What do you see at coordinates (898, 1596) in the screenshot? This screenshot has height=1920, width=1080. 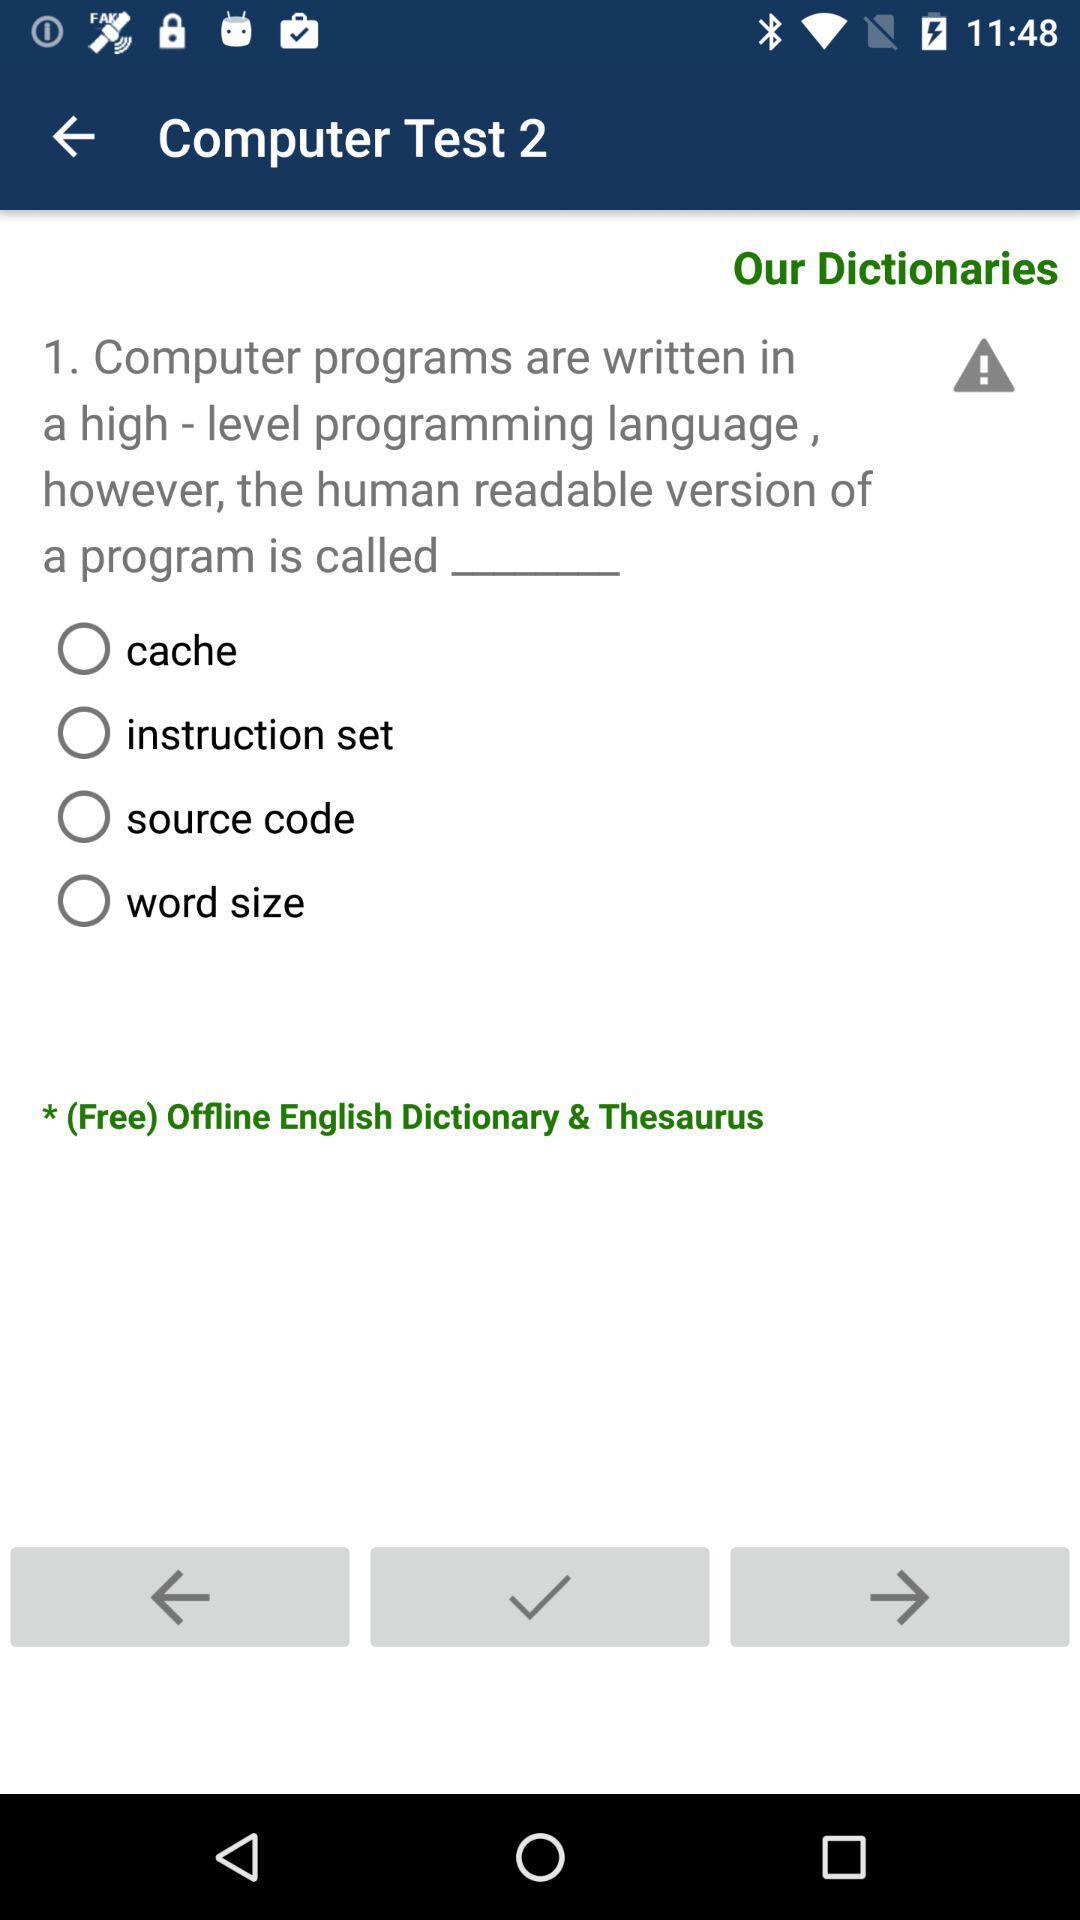 I see `the item below free offline english item` at bounding box center [898, 1596].